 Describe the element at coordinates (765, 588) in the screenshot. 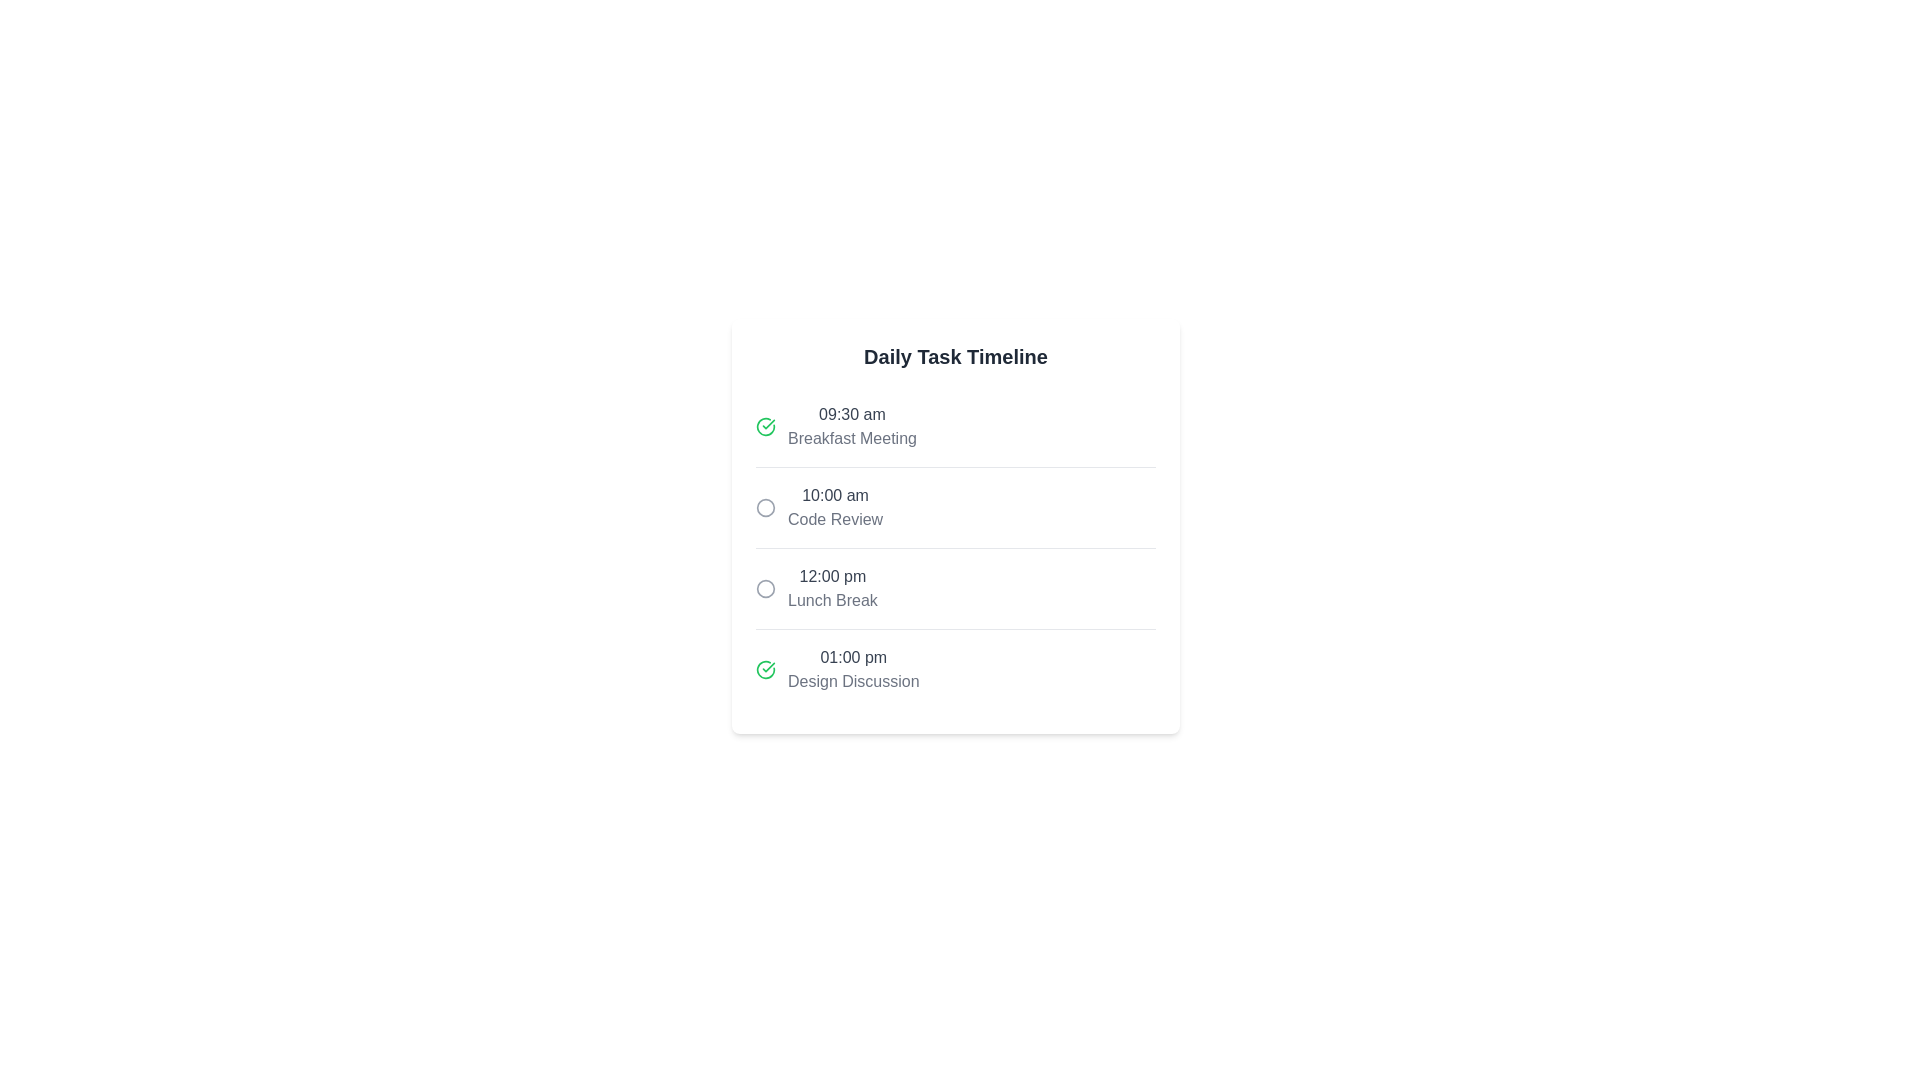

I see `the minimalist outlined circle icon associated with the 'Lunch Break' entry at 12:00 pm on the timeline` at that location.